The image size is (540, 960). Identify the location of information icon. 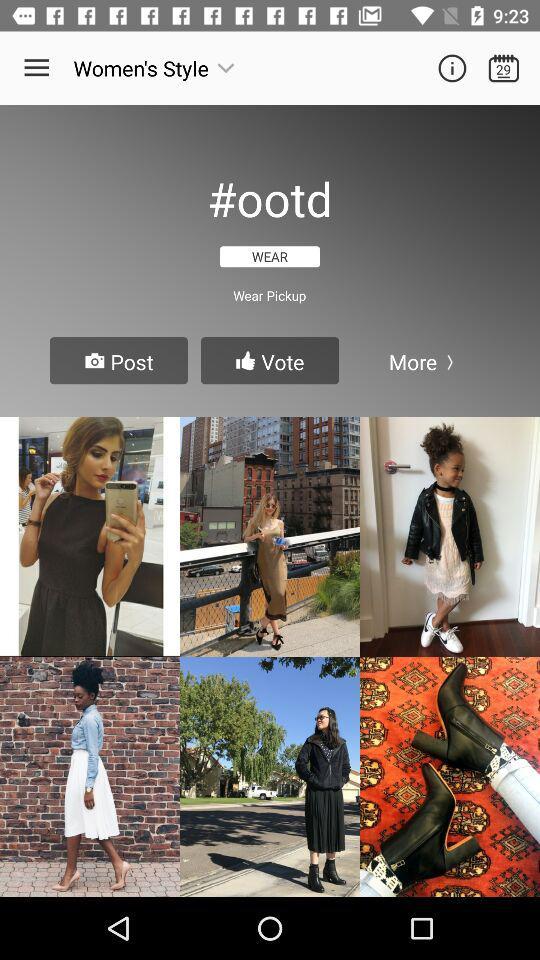
(452, 68).